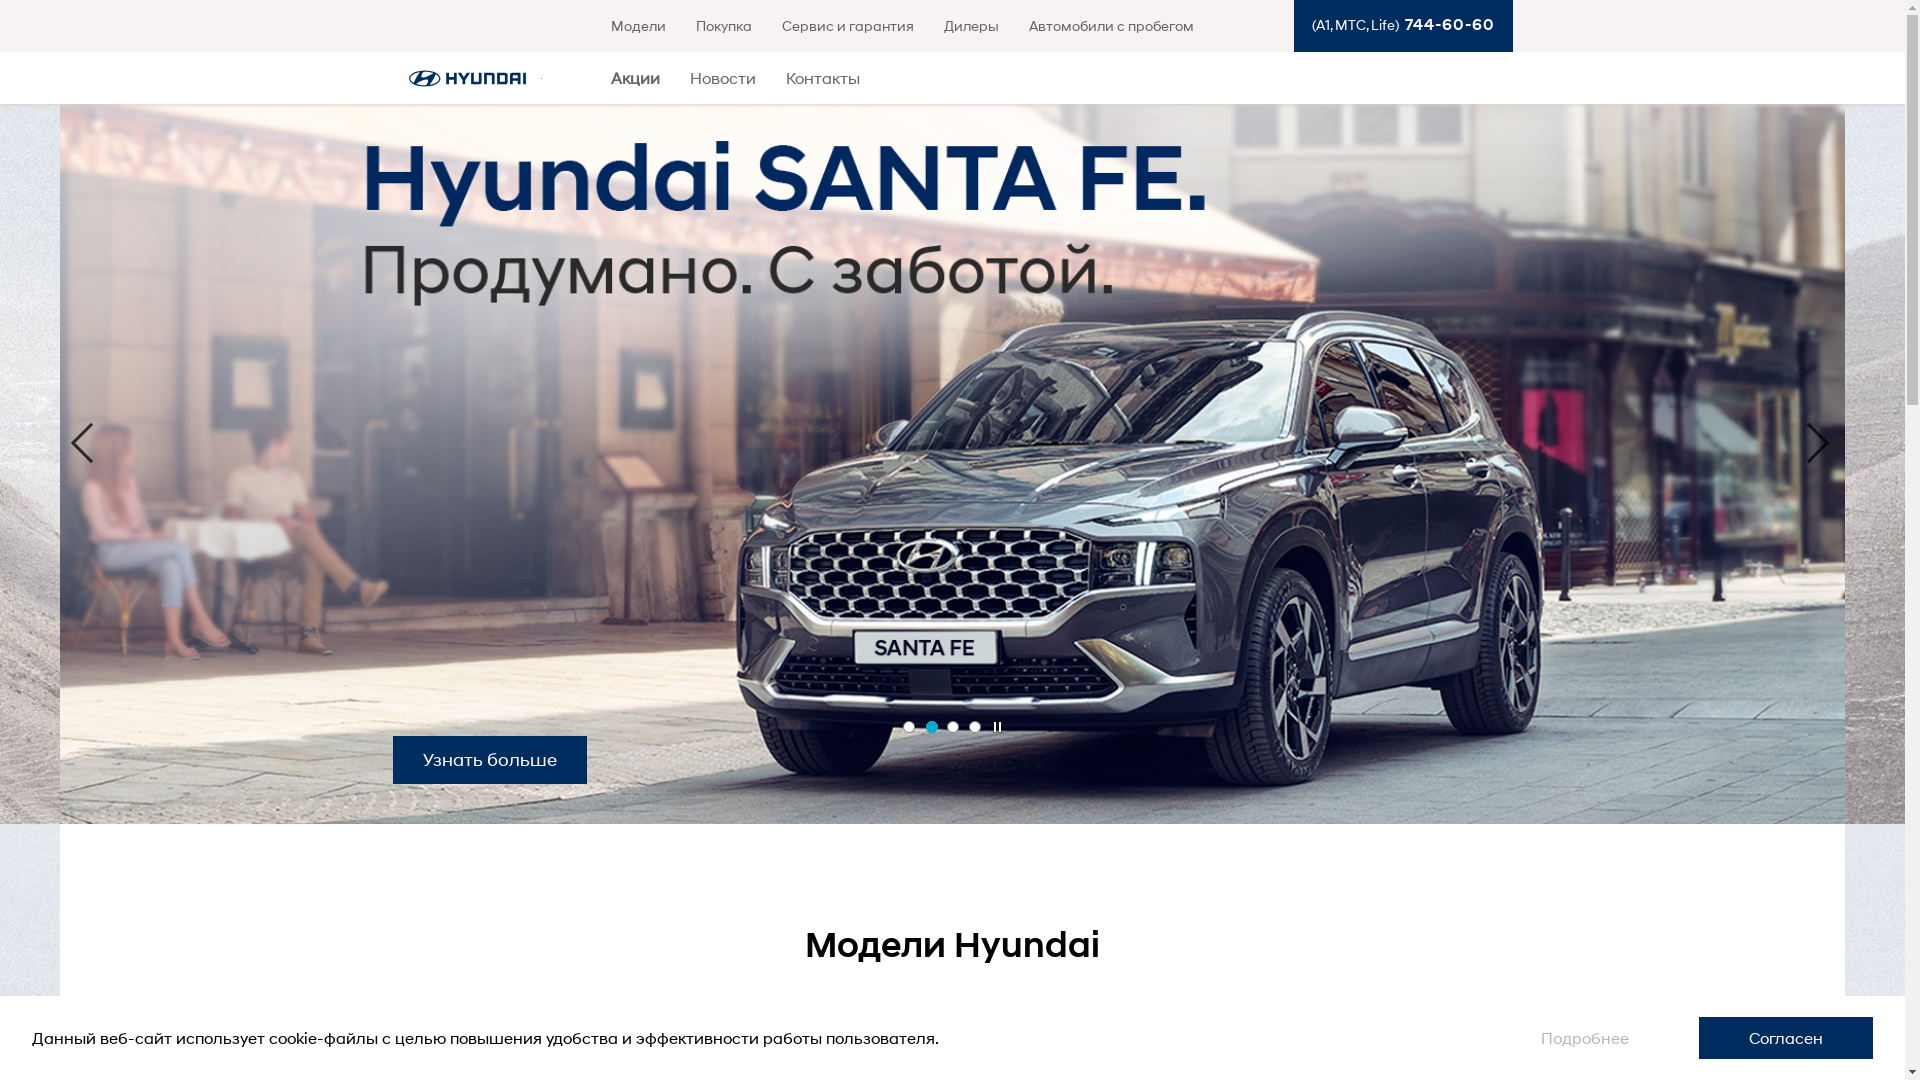 The image size is (1920, 1080). Describe the element at coordinates (944, 726) in the screenshot. I see `'3'` at that location.